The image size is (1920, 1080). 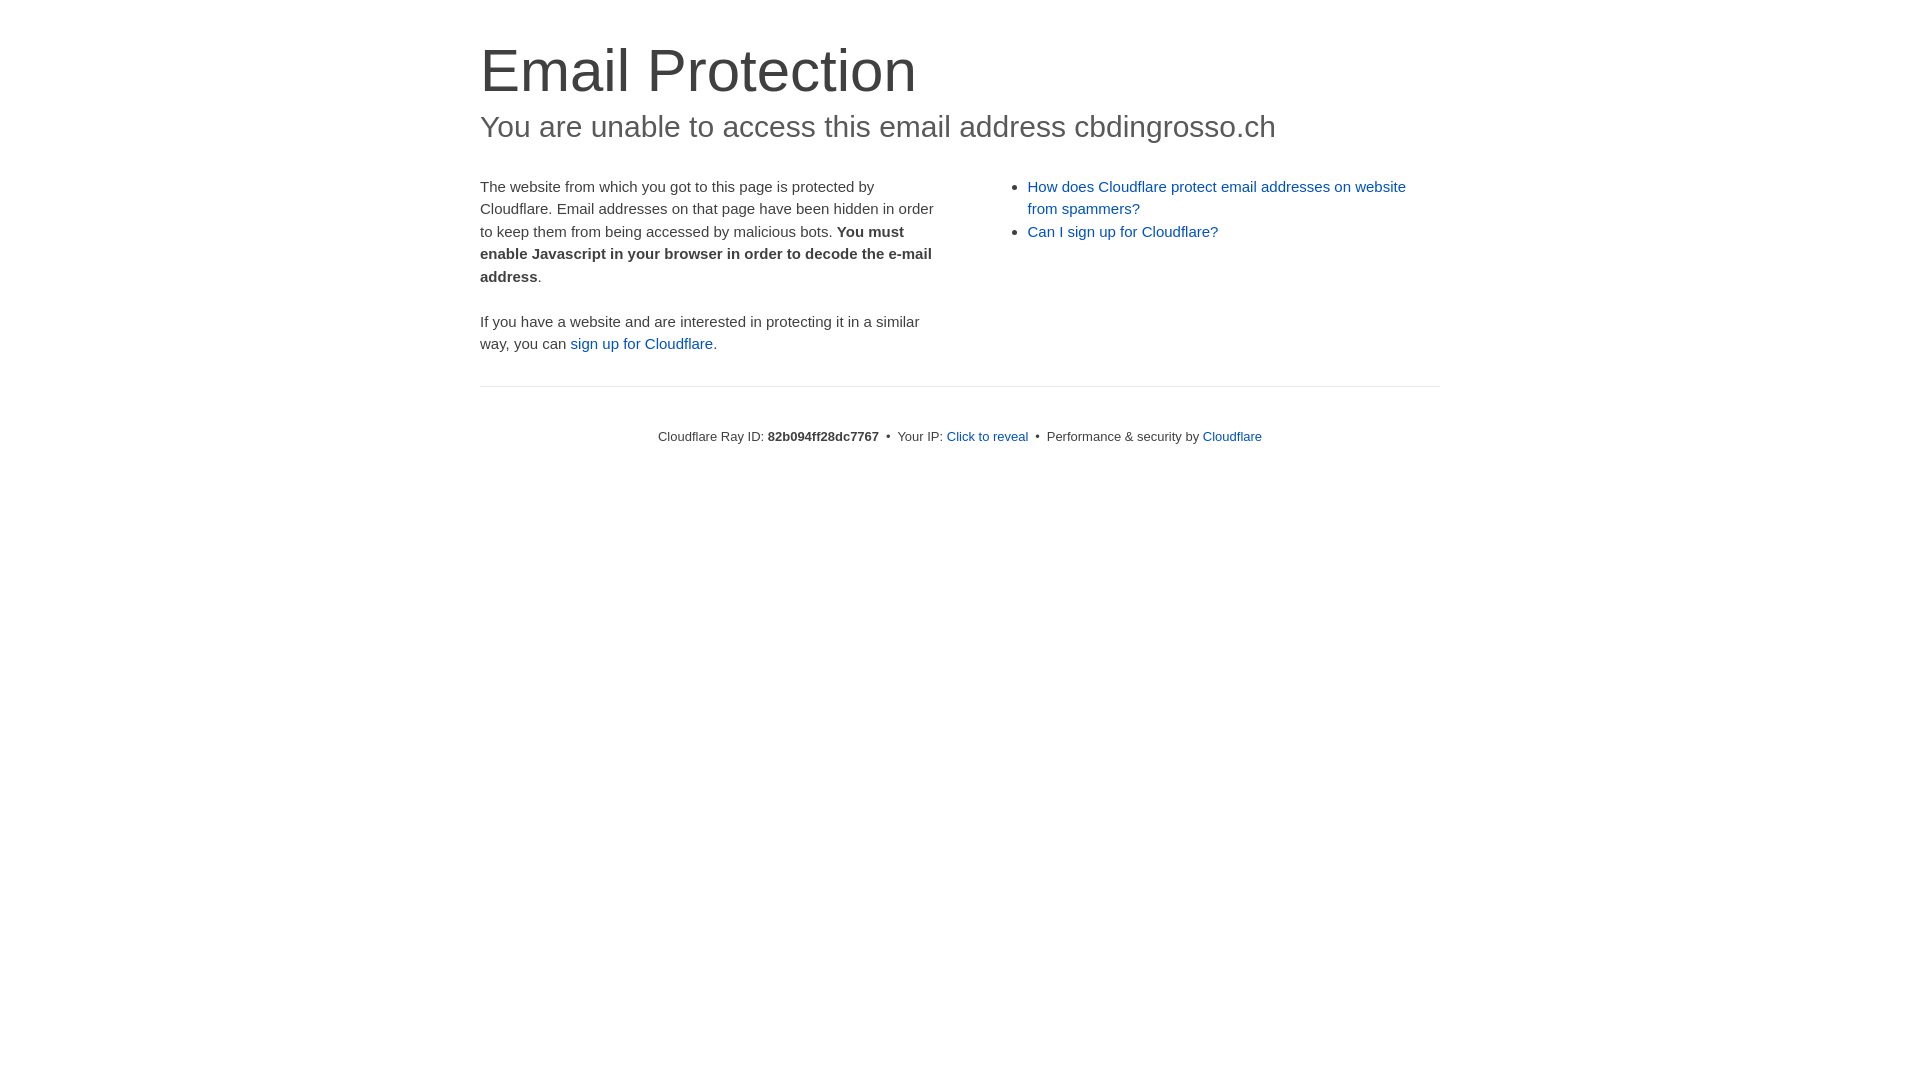 I want to click on 'Click to reveal', so click(x=988, y=435).